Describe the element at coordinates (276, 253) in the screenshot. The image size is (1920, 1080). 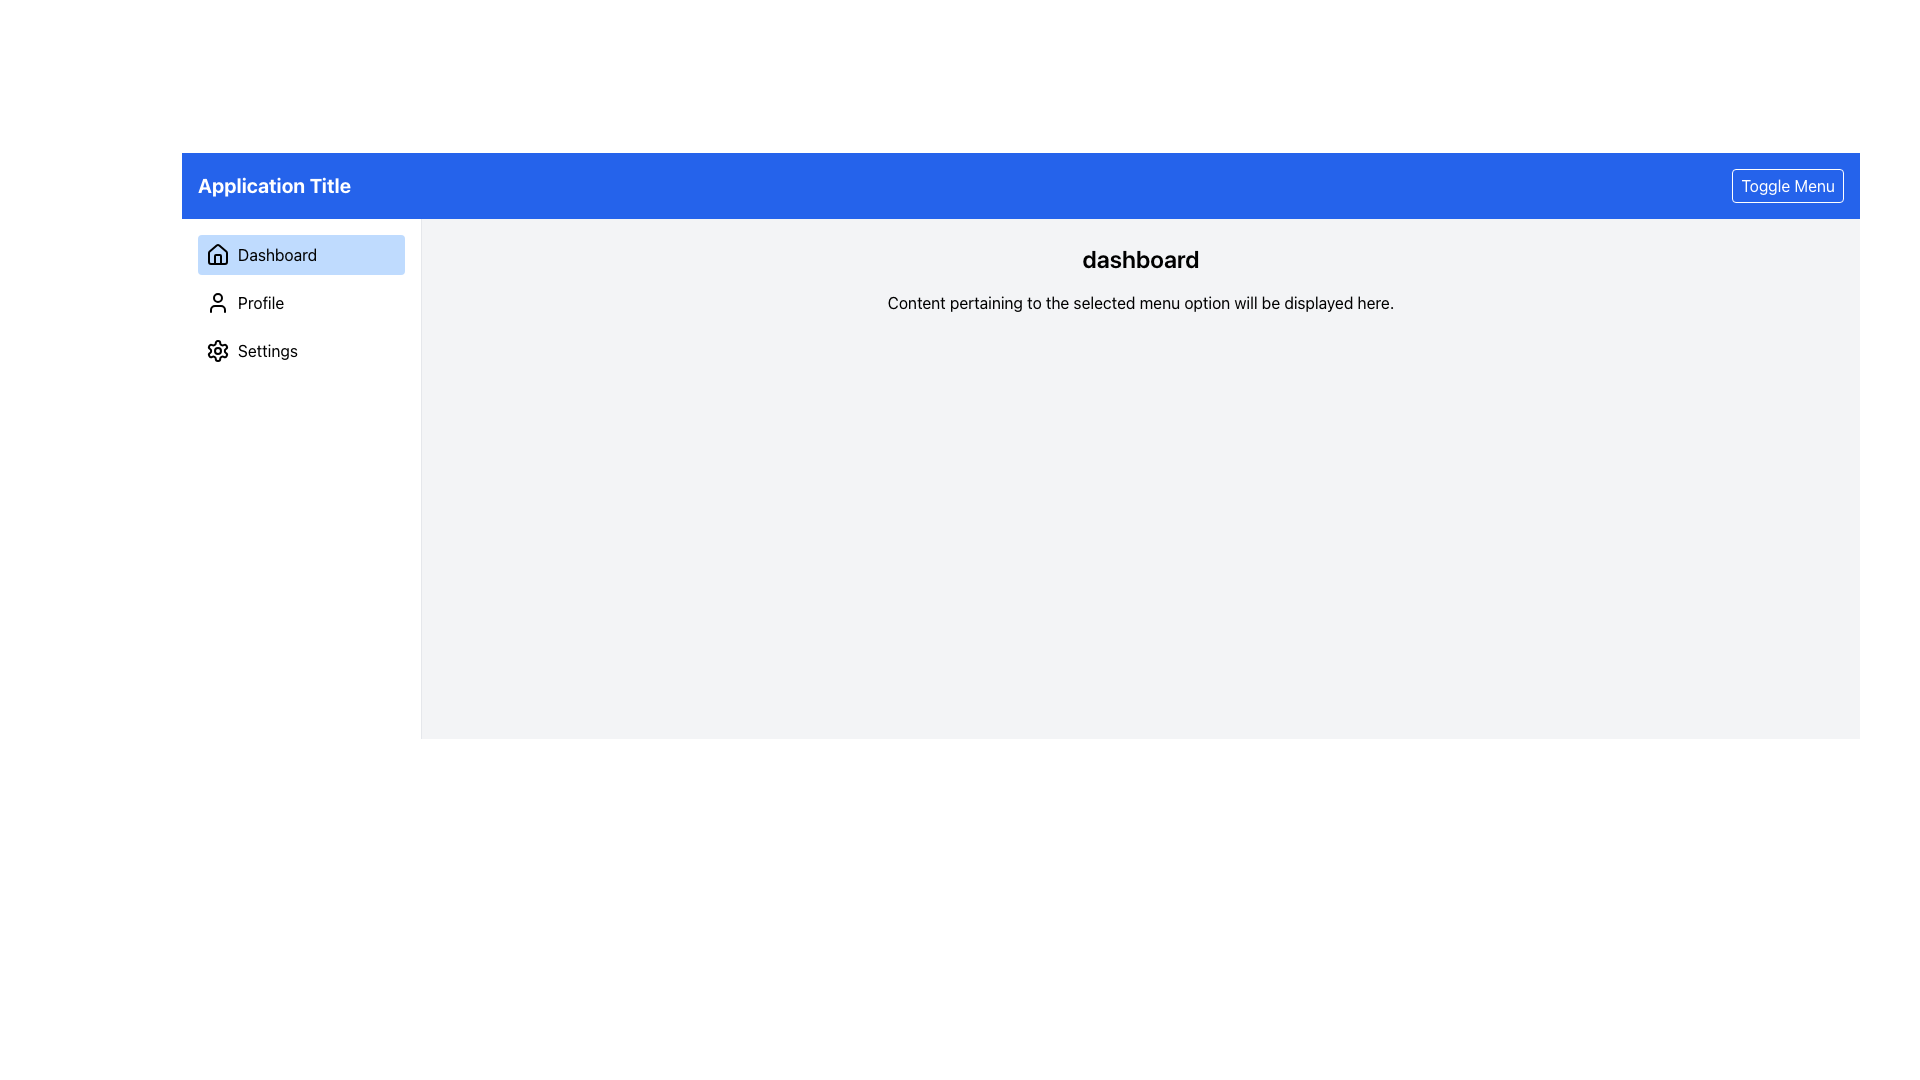
I see `the 'Dashboard' text label which indicates its active state in the left side menu, positioned to the right of the house-shaped icon` at that location.